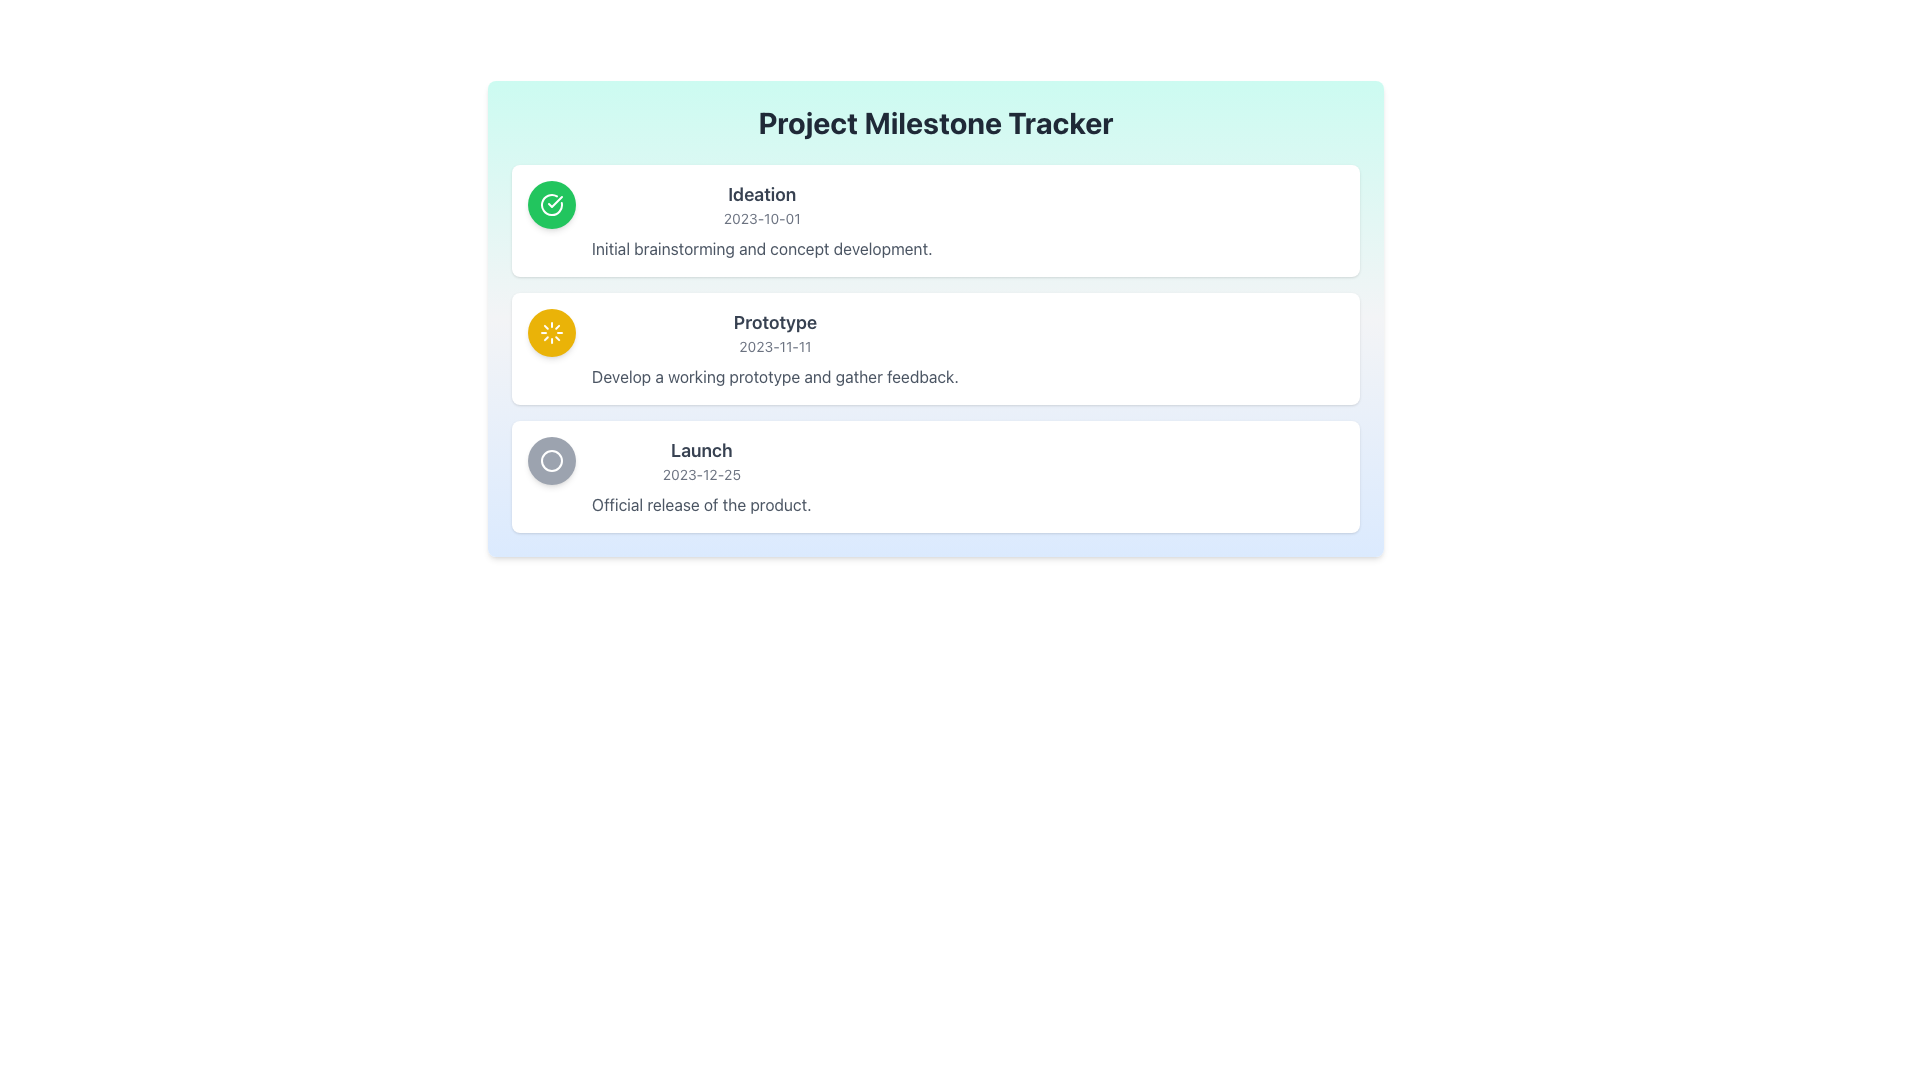  Describe the element at coordinates (774, 377) in the screenshot. I see `the text element that reads 'Develop a working prototype and gather feedback.' which is styled in medium gray and positioned within the 'Prototype' milestone section` at that location.